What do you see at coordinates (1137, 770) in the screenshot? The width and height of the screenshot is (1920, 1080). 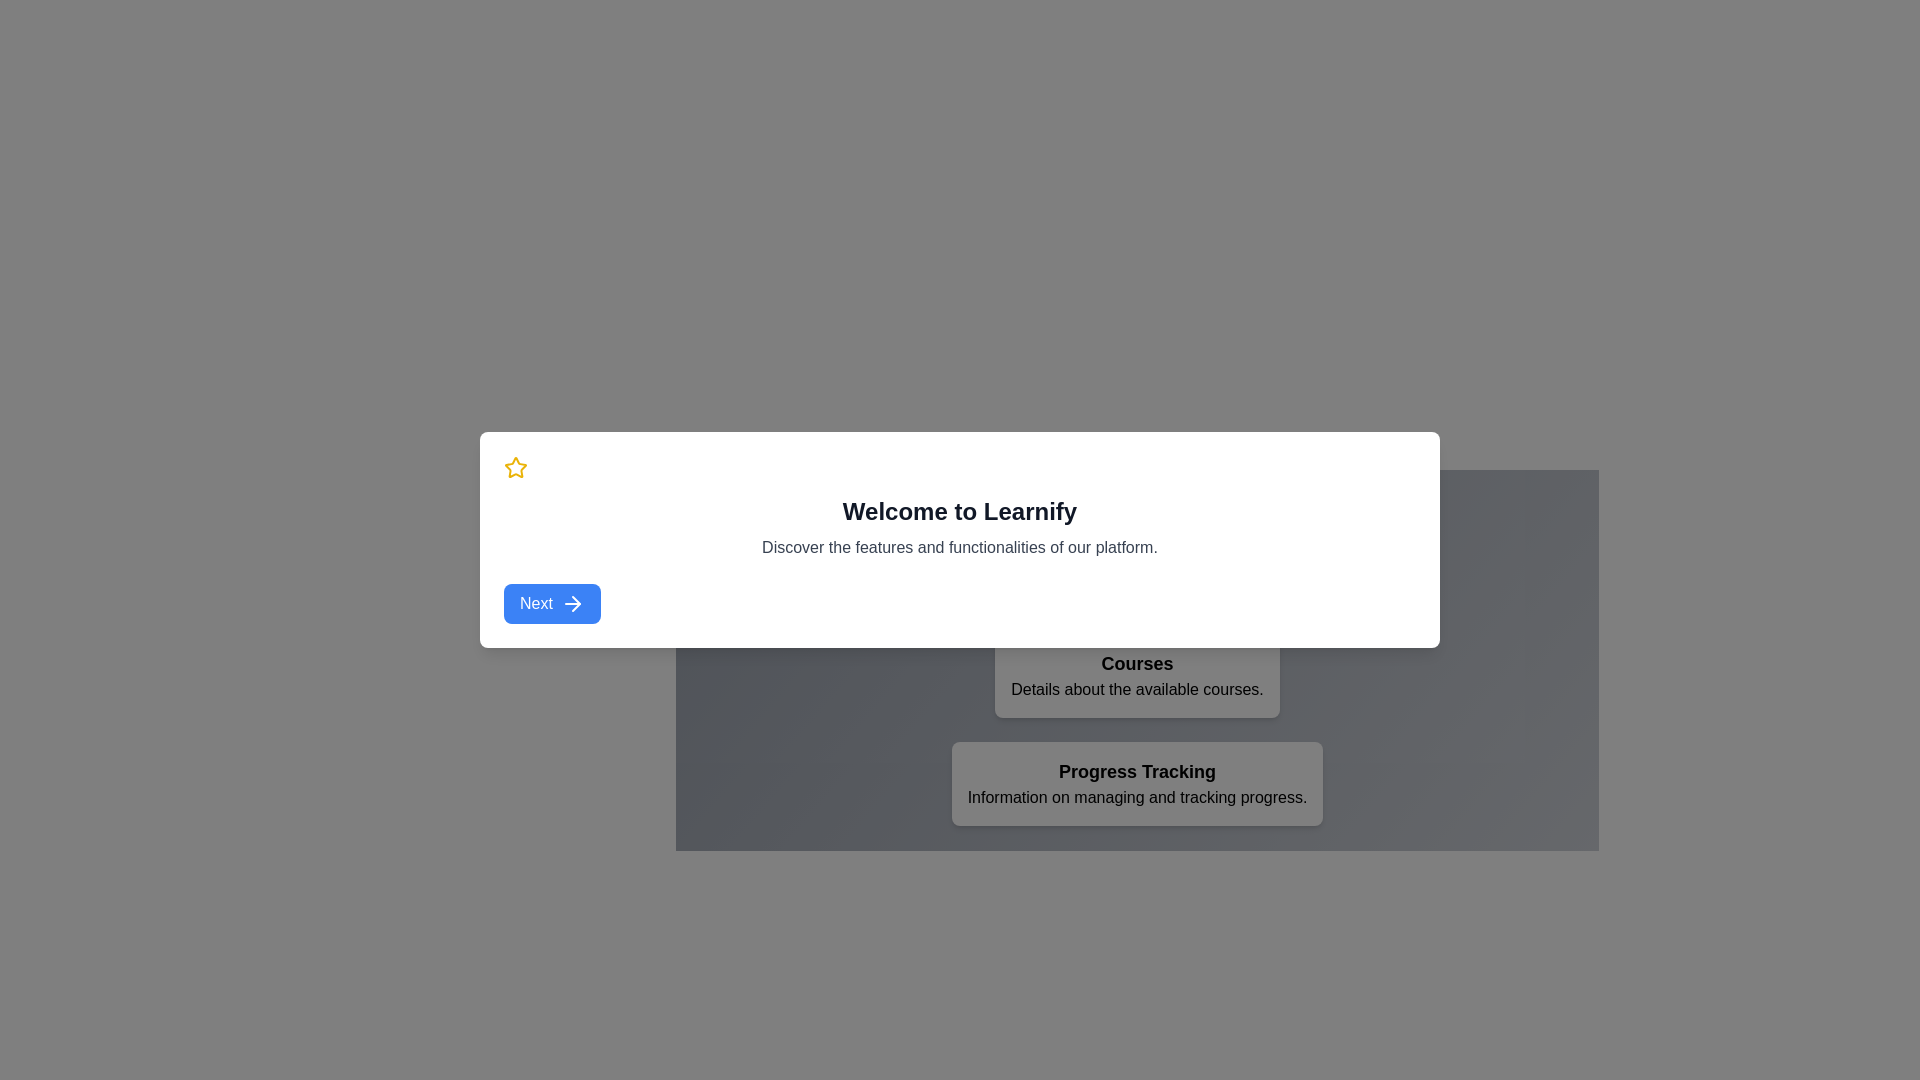 I see `the 'Progress Tracking' label, which is a bold text element located at the top of a rectangular card with a light background and rounded edges` at bounding box center [1137, 770].